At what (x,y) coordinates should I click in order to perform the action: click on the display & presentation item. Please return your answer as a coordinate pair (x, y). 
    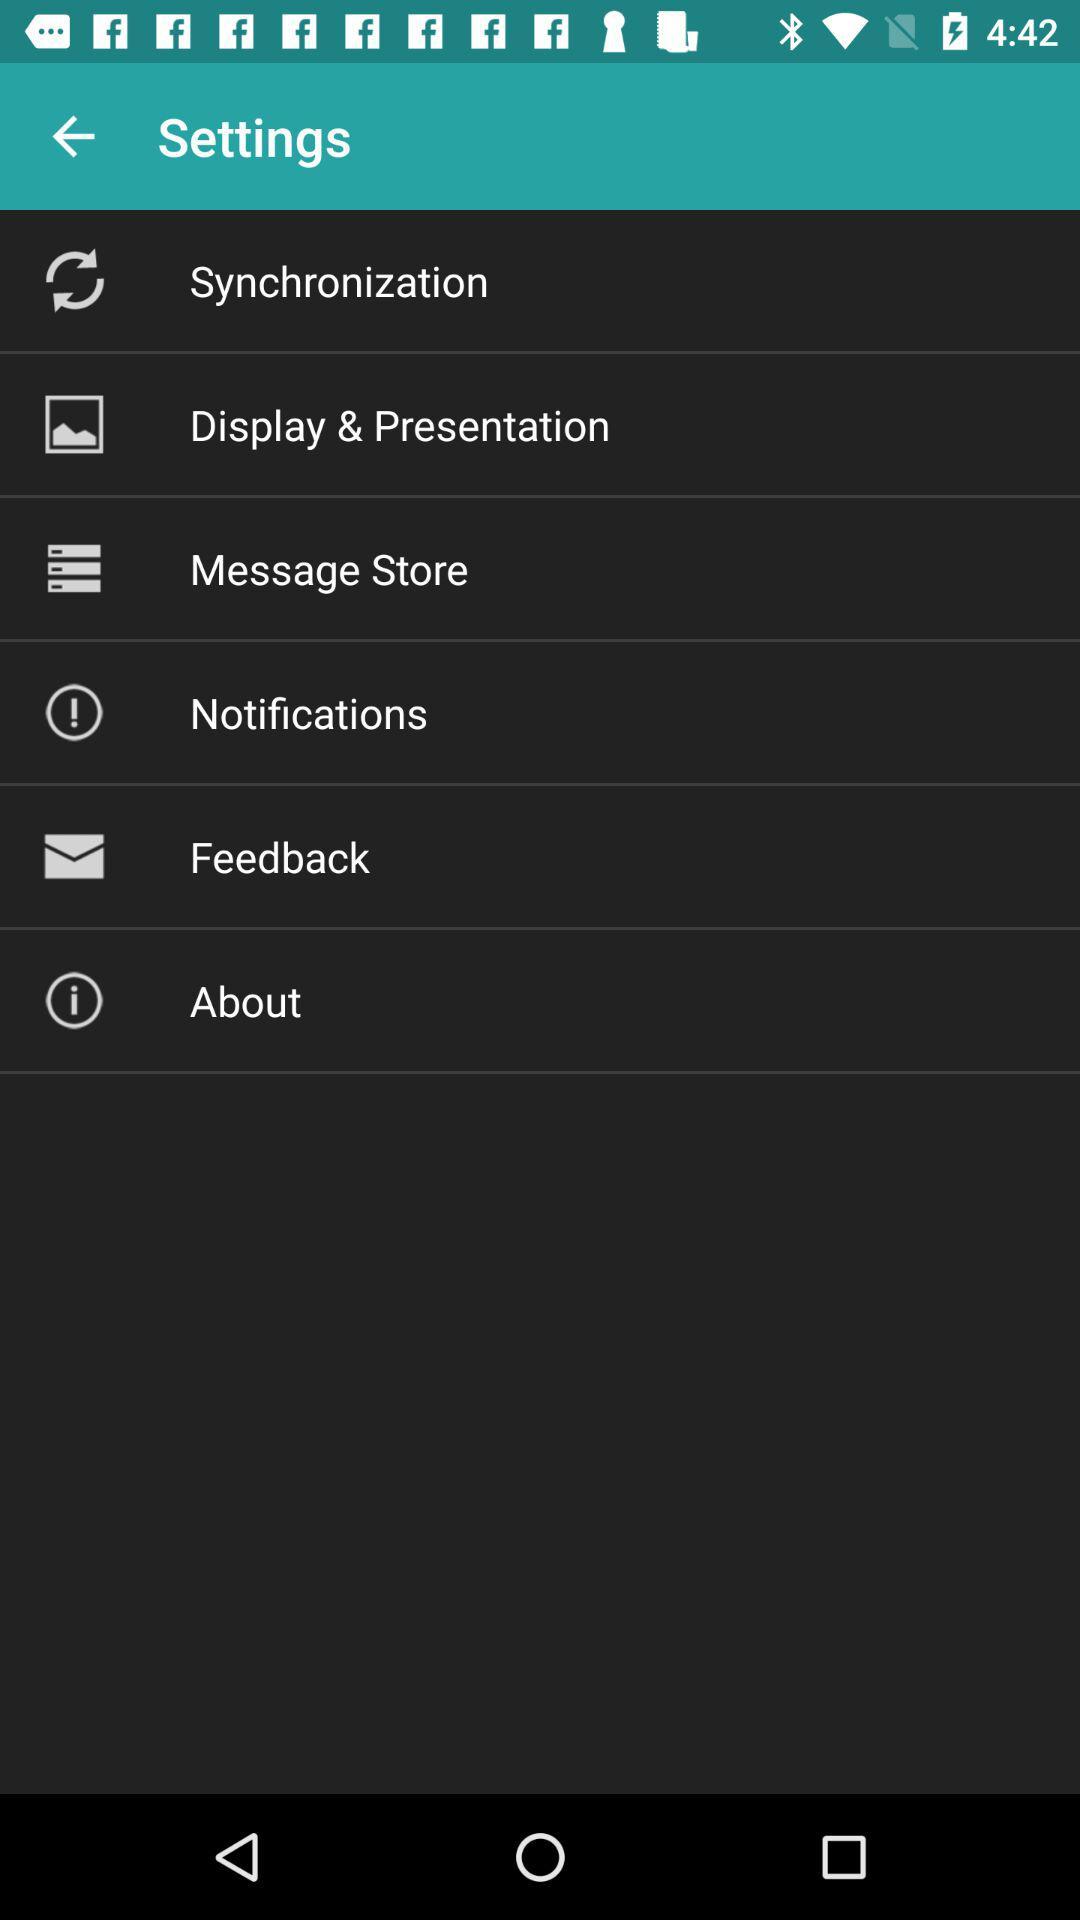
    Looking at the image, I should click on (400, 423).